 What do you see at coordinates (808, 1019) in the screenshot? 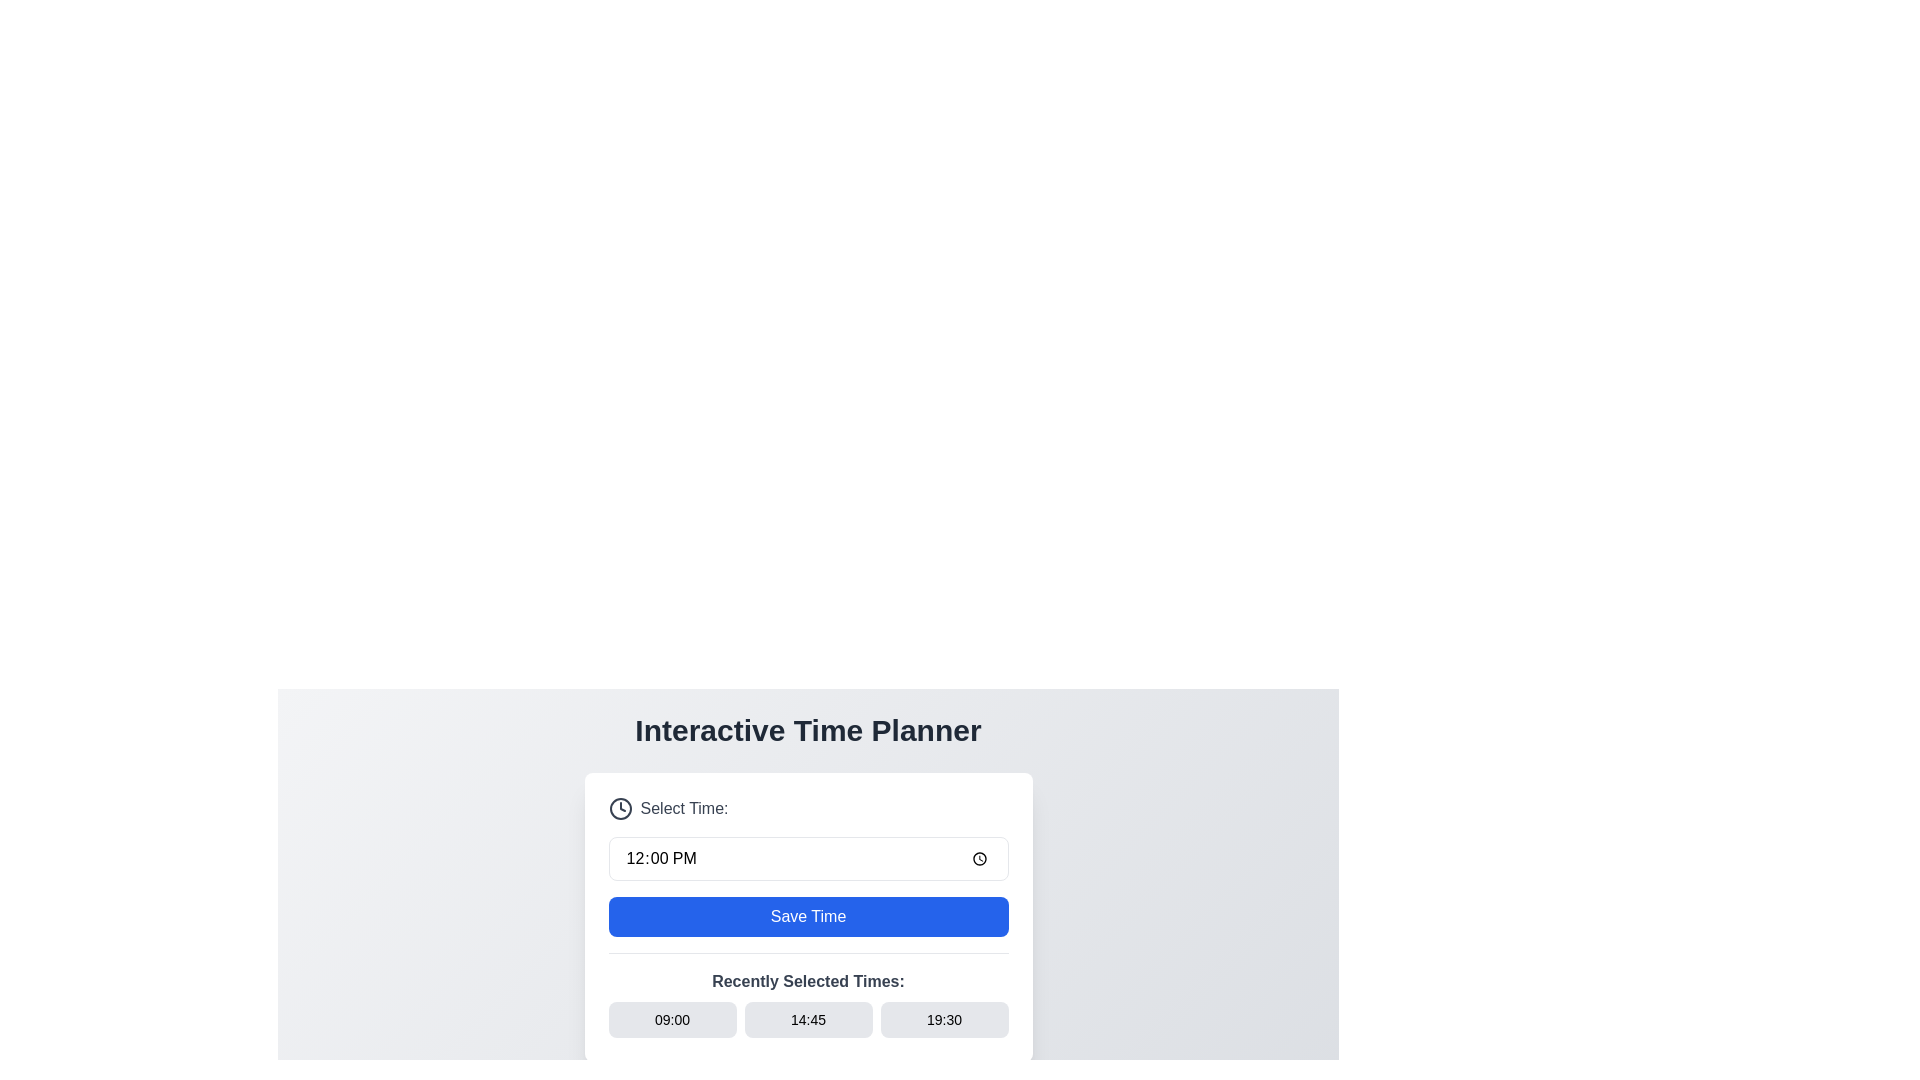
I see `the button displaying the time '14:45' to observe the hover effect, which is located in the row of three buttons under 'Recently Selected Times'` at bounding box center [808, 1019].